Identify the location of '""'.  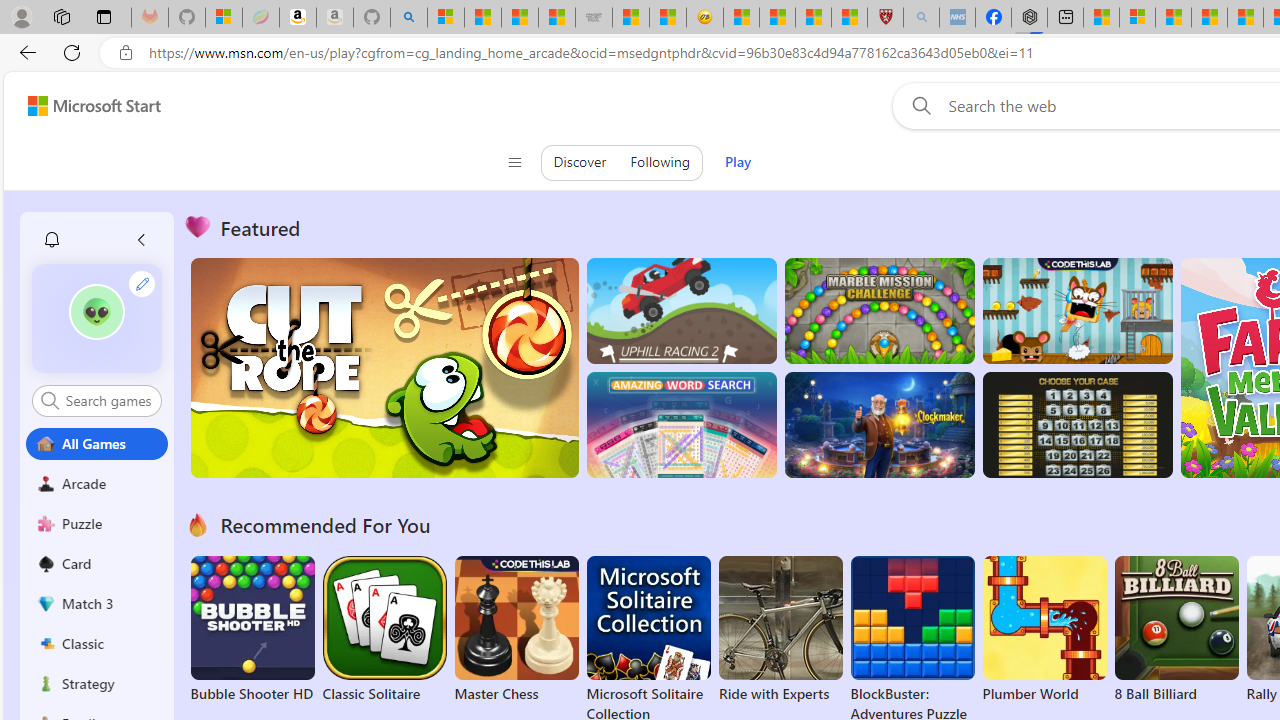
(95, 312).